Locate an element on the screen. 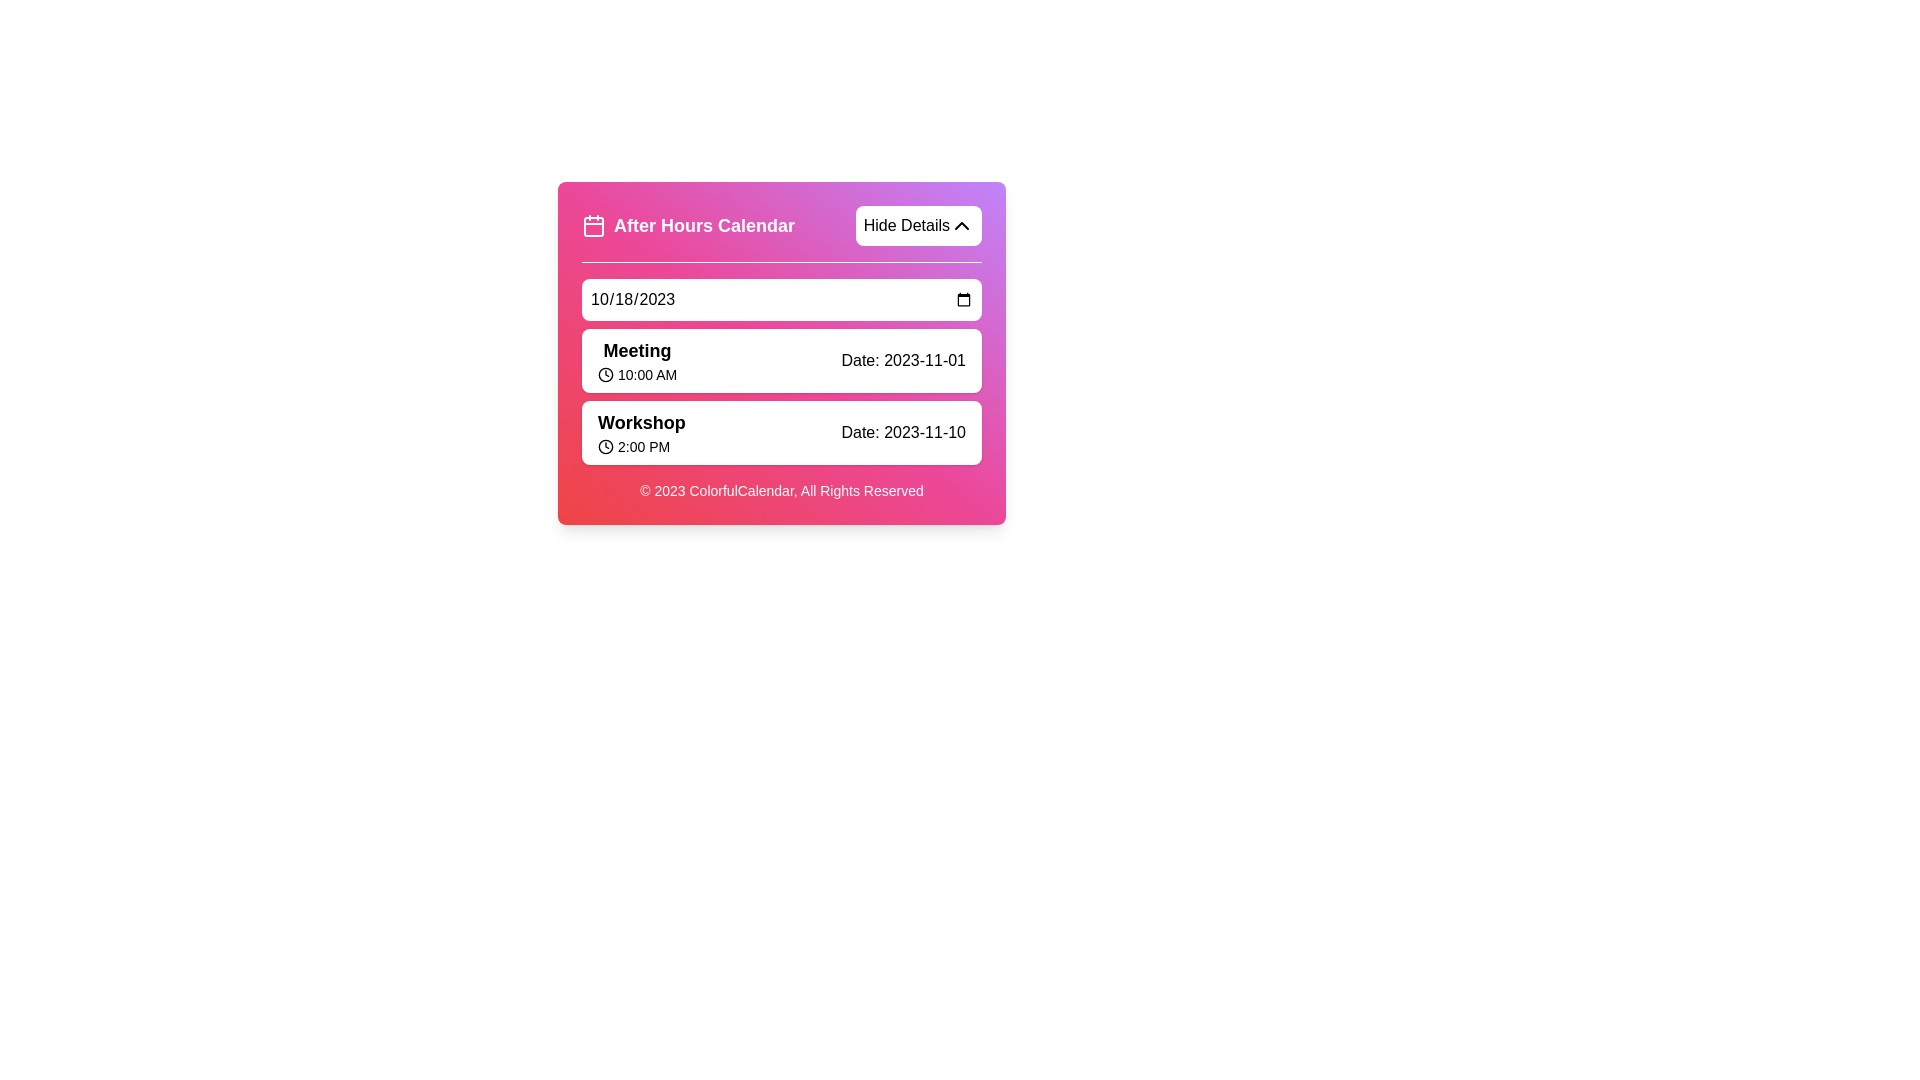 The width and height of the screenshot is (1920, 1080). the icon that symbolizes time located to the left of the text '10:00 AM' in the second entry of the list under the heading 'Meeting' is located at coordinates (604, 374).